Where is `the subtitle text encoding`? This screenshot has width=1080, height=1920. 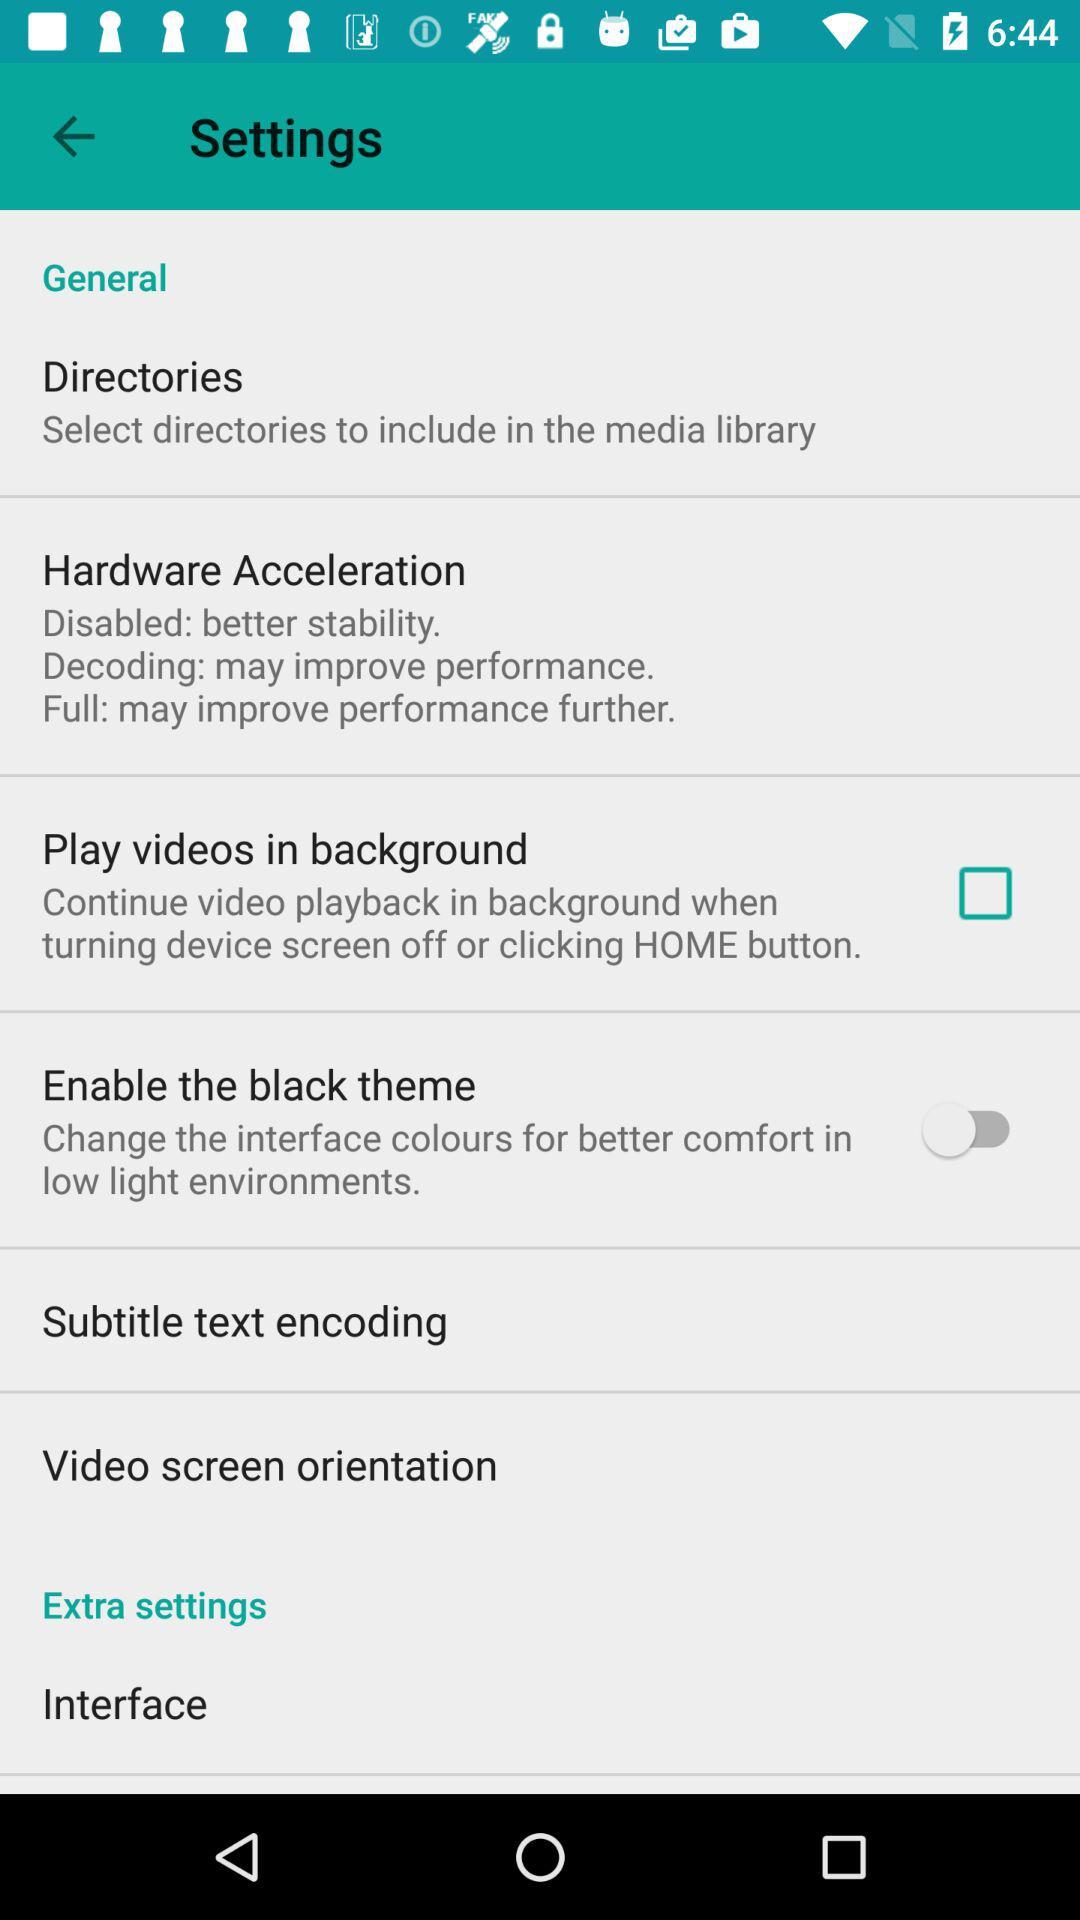
the subtitle text encoding is located at coordinates (243, 1320).